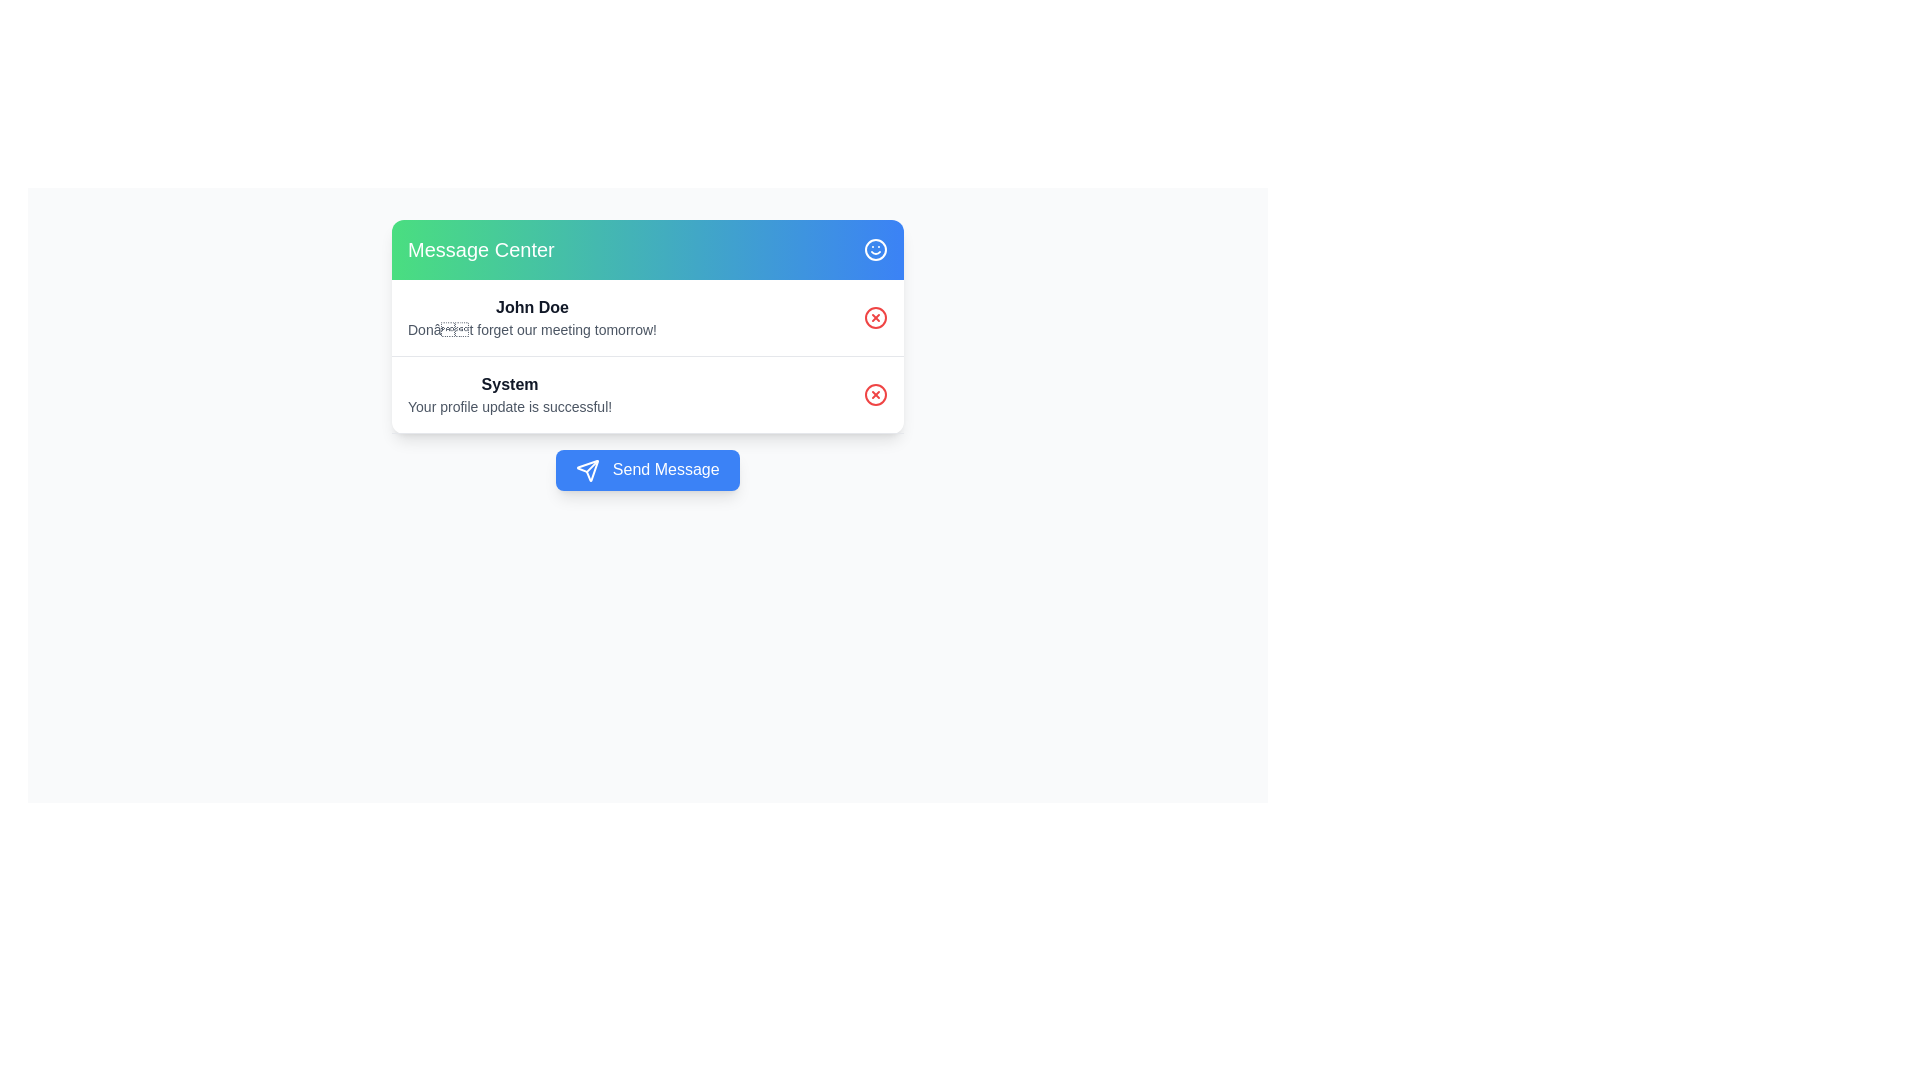 The height and width of the screenshot is (1080, 1920). Describe the element at coordinates (532, 308) in the screenshot. I see `text from the Text Label displaying 'John Doe', which is styled in bold and black, located at the top of the message pane above the message preview` at that location.